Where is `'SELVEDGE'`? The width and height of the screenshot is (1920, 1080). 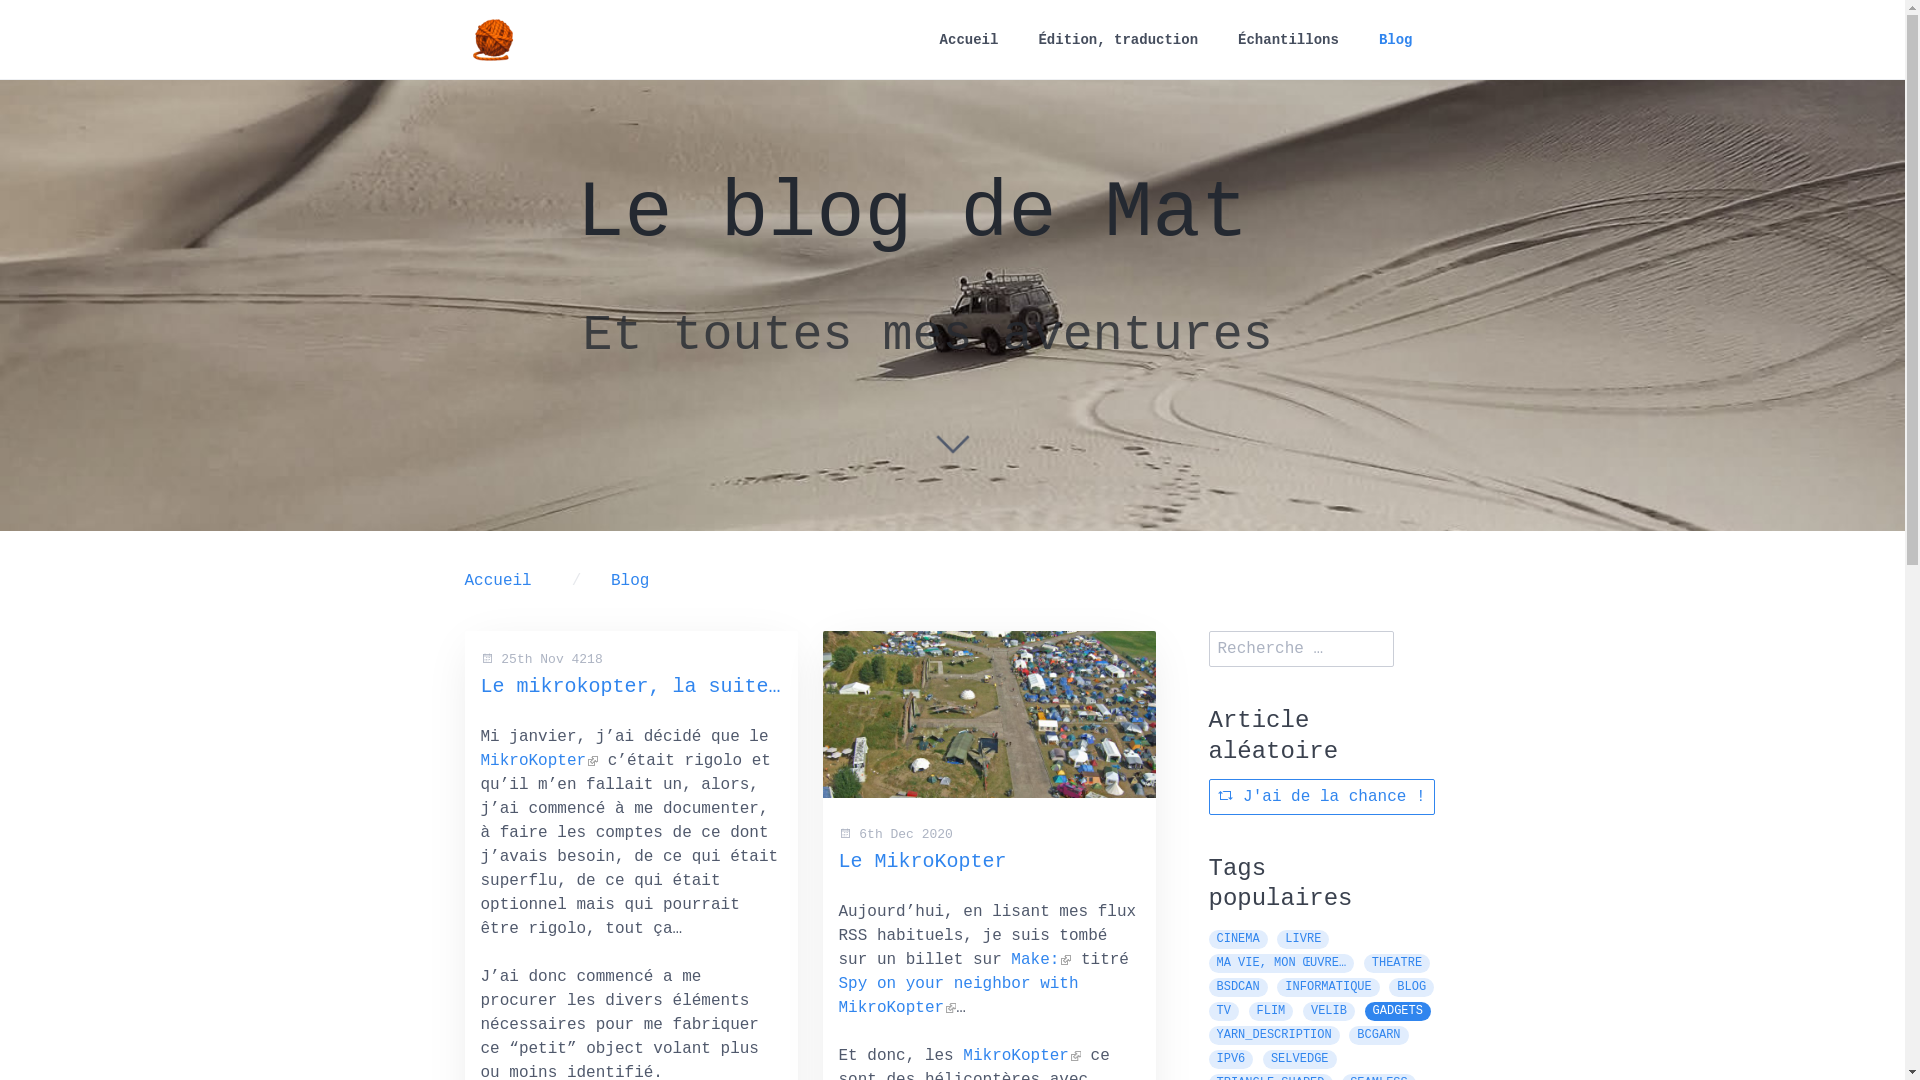
'SELVEDGE' is located at coordinates (1300, 1058).